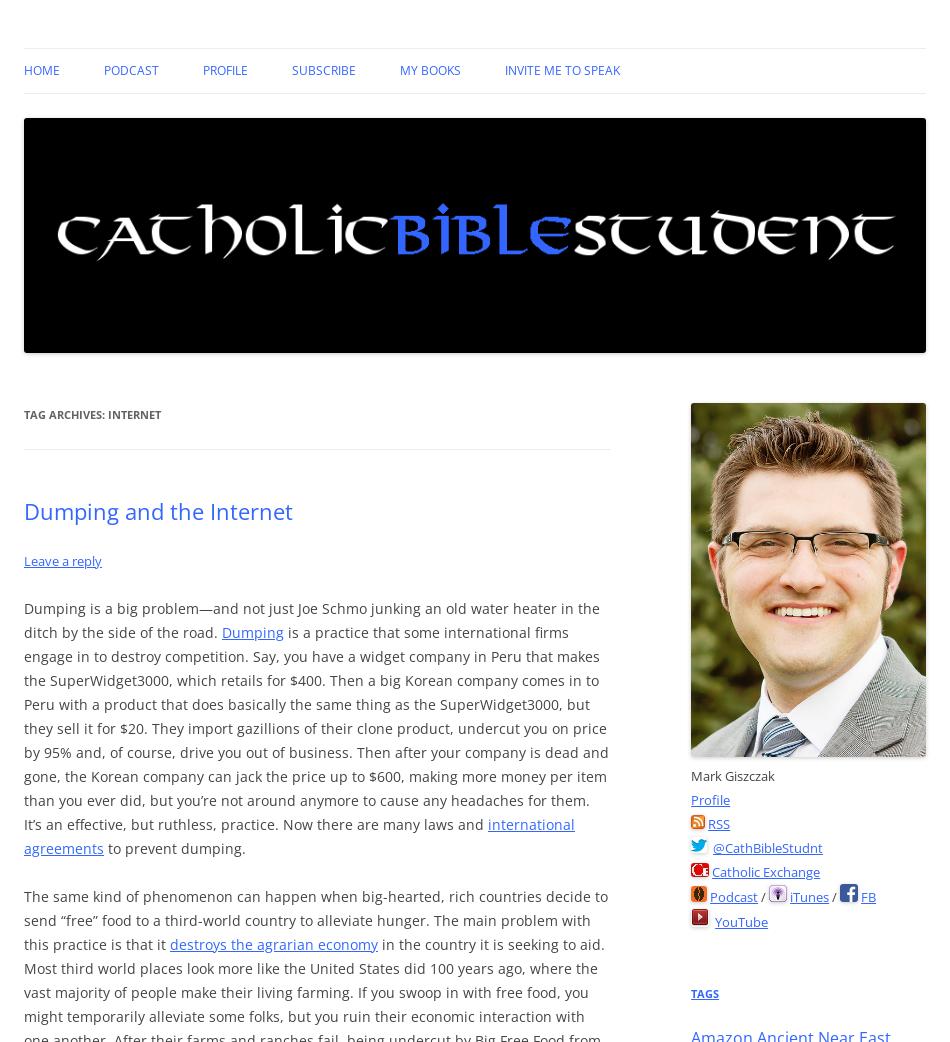 Image resolution: width=950 pixels, height=1042 pixels. What do you see at coordinates (62, 558) in the screenshot?
I see `'Leave a reply'` at bounding box center [62, 558].